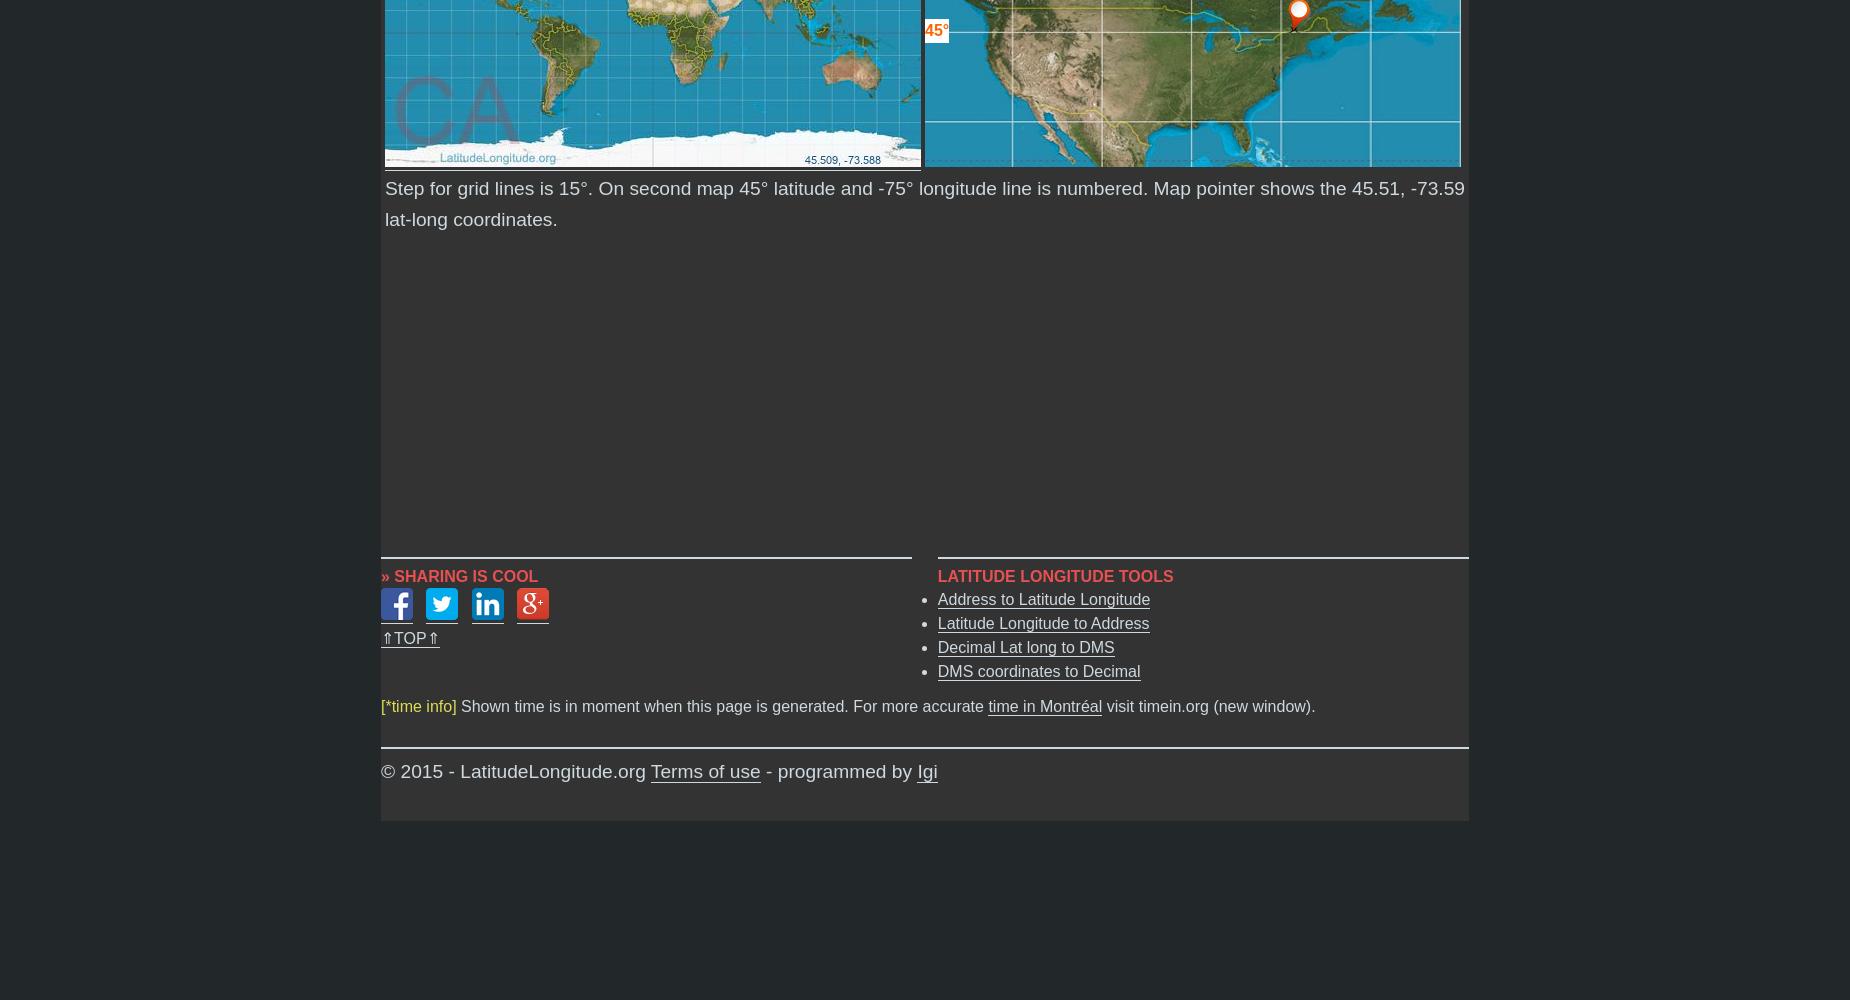  Describe the element at coordinates (936, 597) in the screenshot. I see `'Address to Latitude Longitude'` at that location.